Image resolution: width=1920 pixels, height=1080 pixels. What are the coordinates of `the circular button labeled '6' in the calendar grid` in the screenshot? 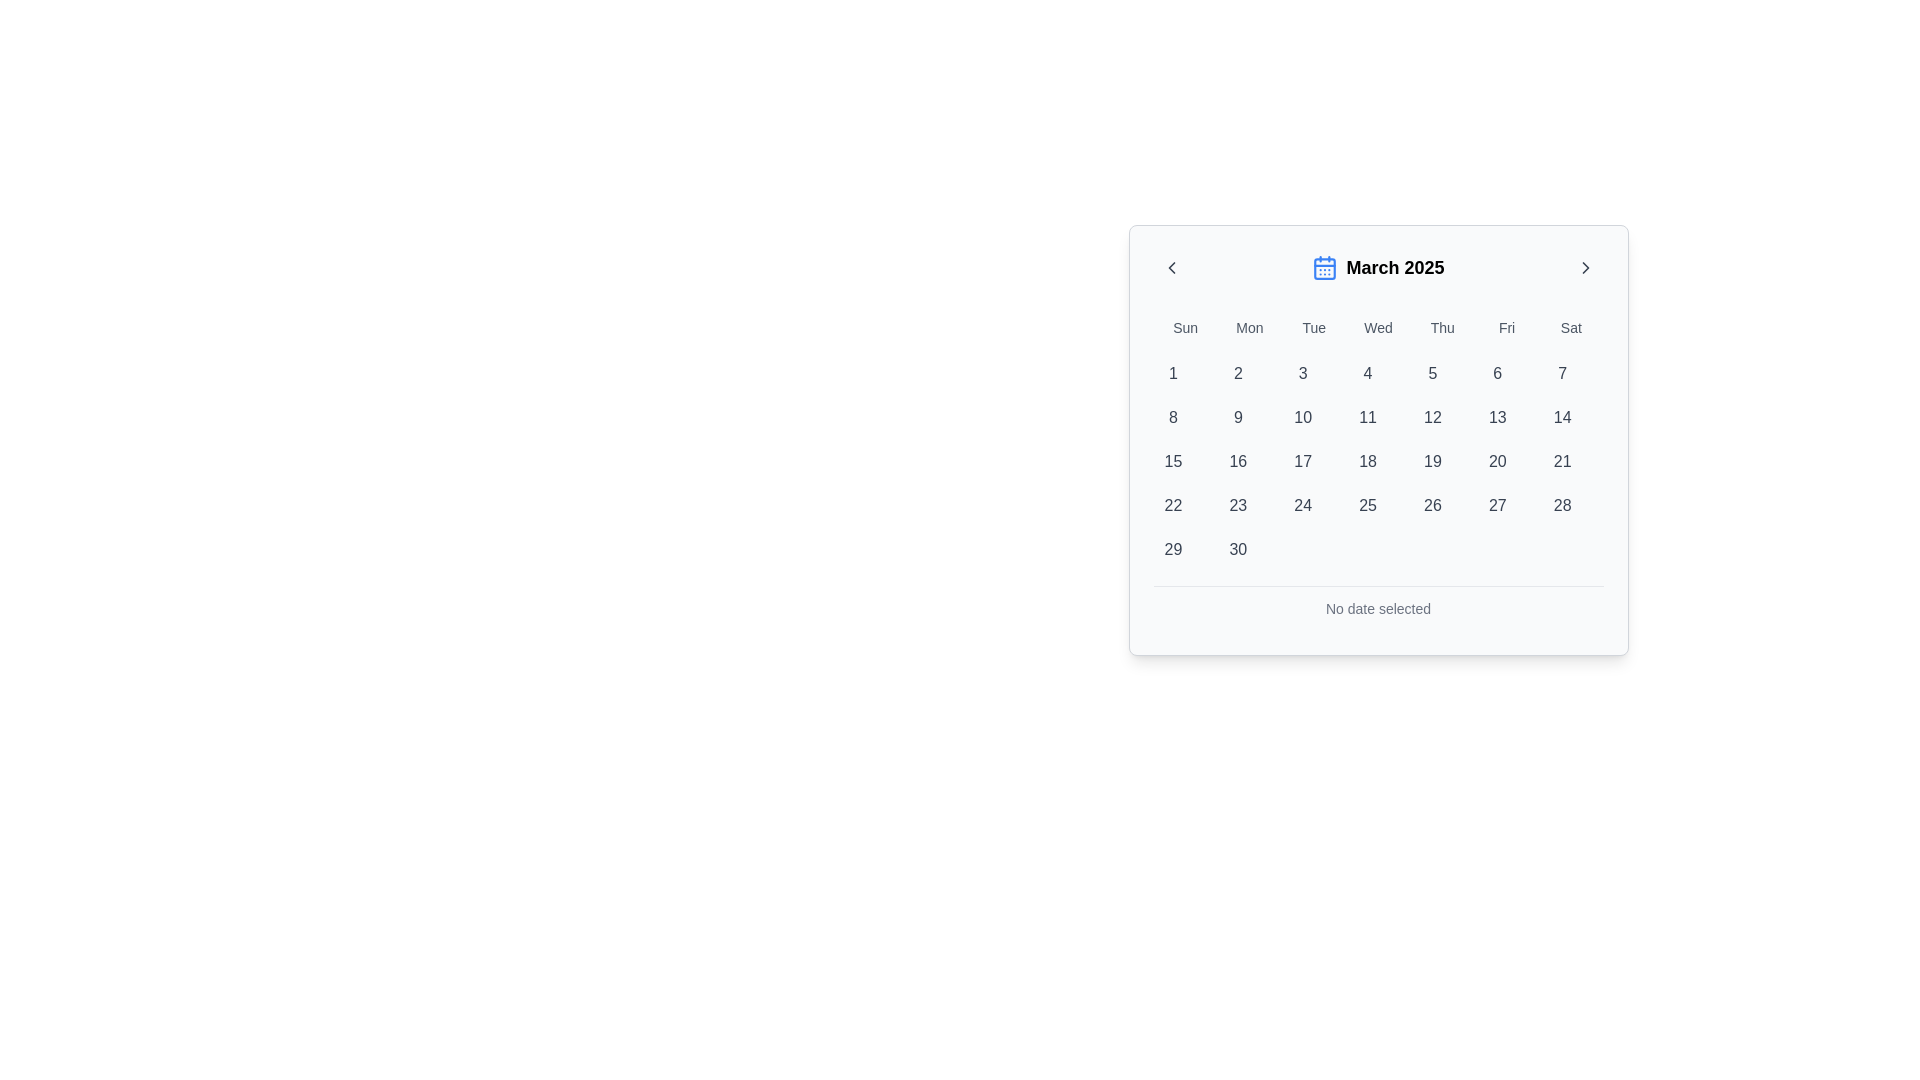 It's located at (1497, 374).